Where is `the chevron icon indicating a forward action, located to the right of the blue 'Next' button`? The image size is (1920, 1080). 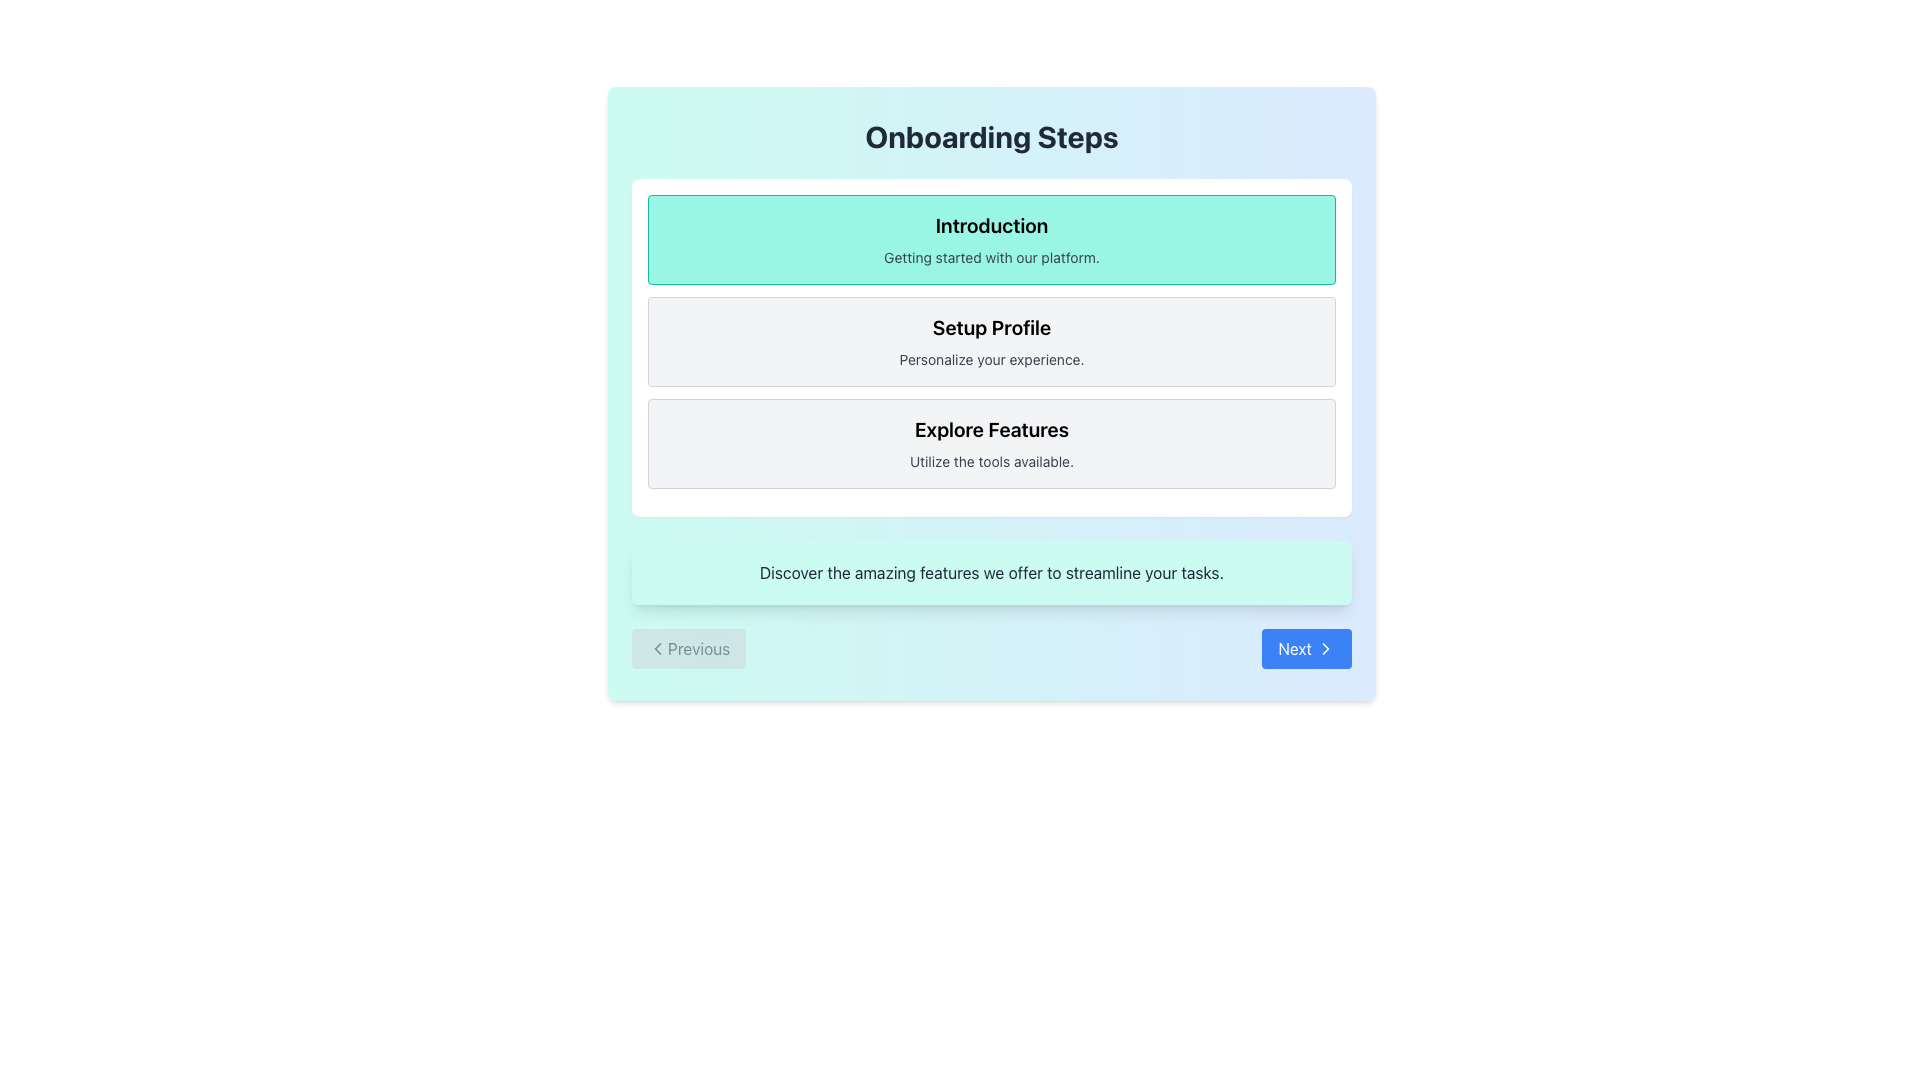 the chevron icon indicating a forward action, located to the right of the blue 'Next' button is located at coordinates (1325, 648).